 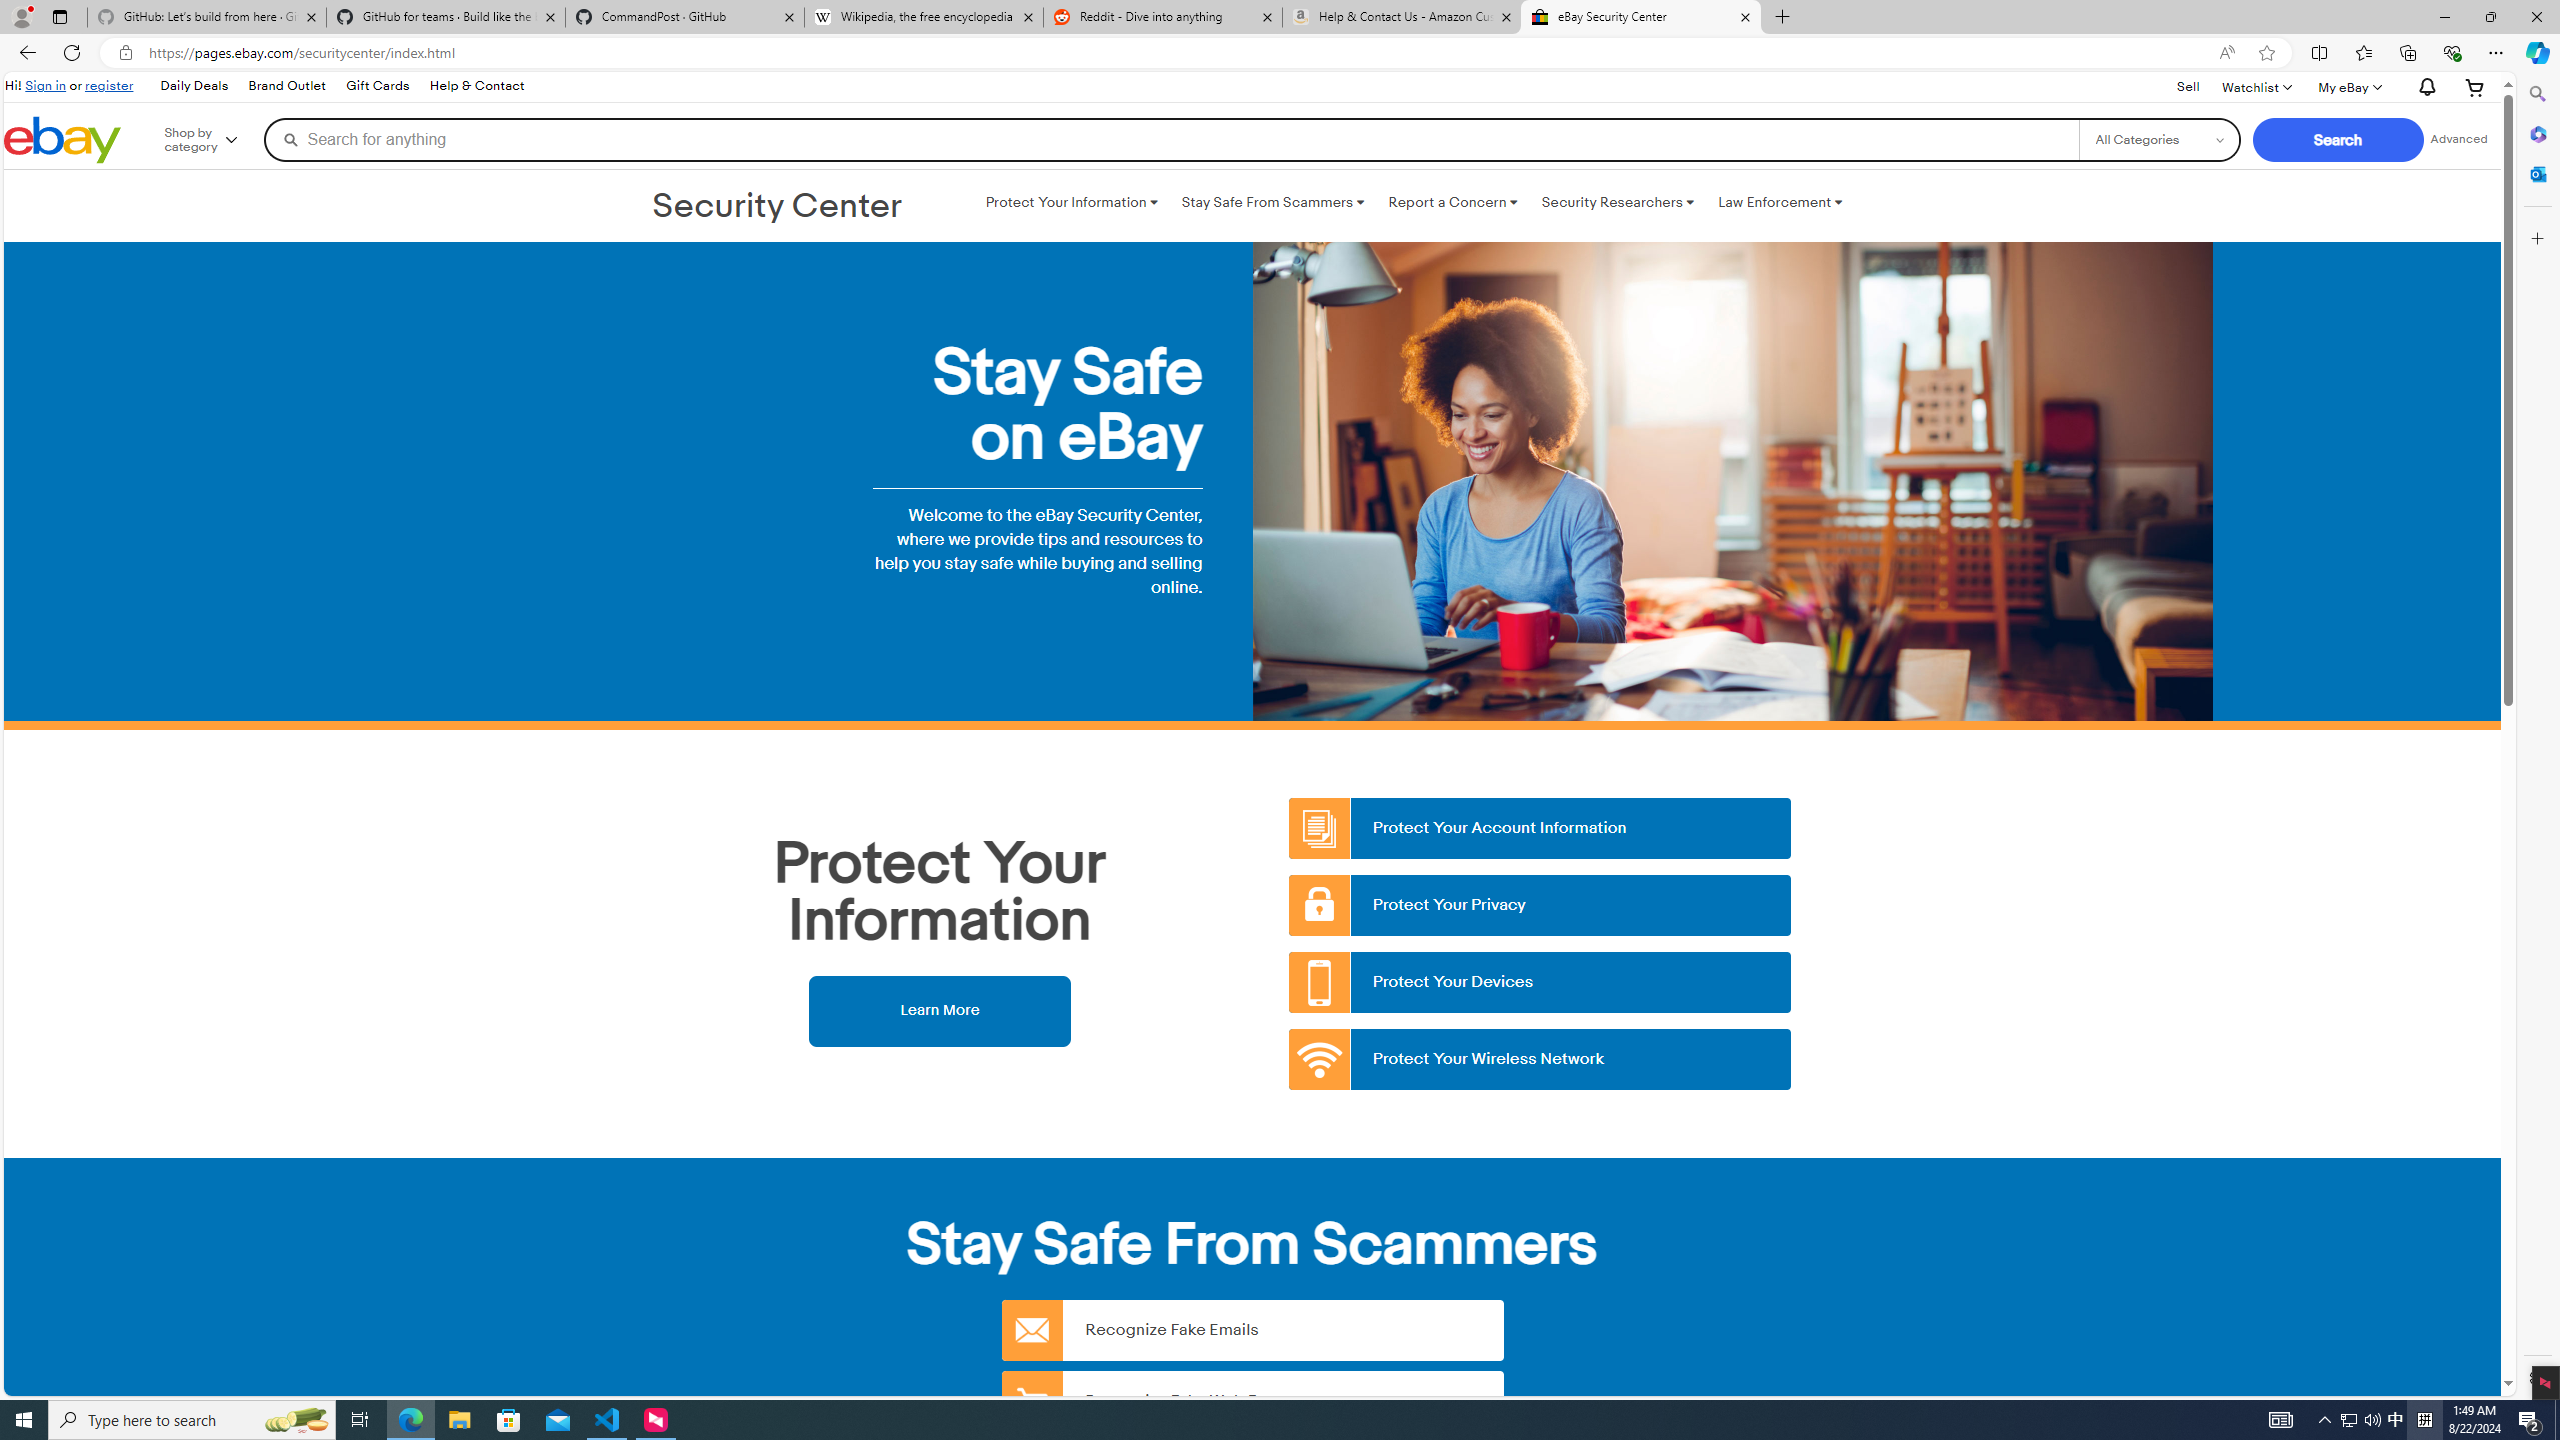 I want to click on 'Daily Deals', so click(x=192, y=85).